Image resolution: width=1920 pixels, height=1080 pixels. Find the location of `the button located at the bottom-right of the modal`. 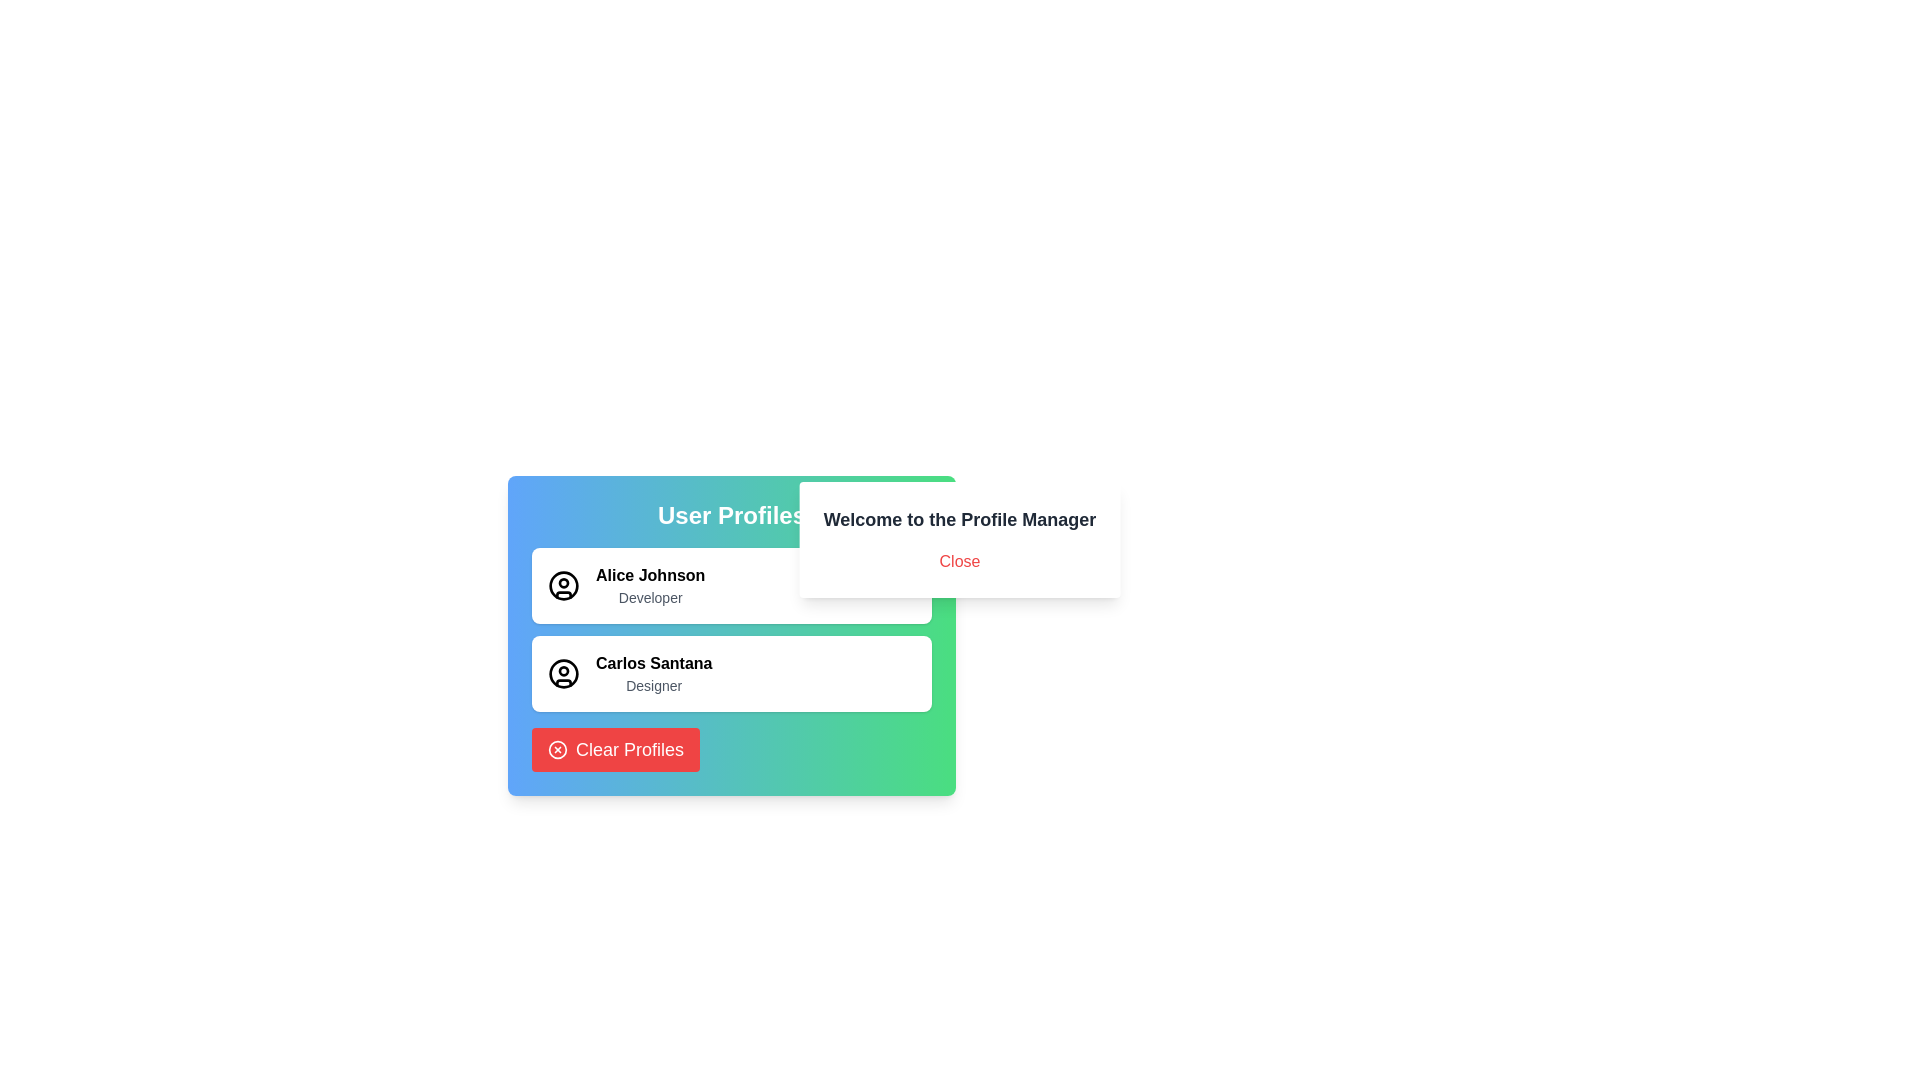

the button located at the bottom-right of the modal is located at coordinates (960, 562).